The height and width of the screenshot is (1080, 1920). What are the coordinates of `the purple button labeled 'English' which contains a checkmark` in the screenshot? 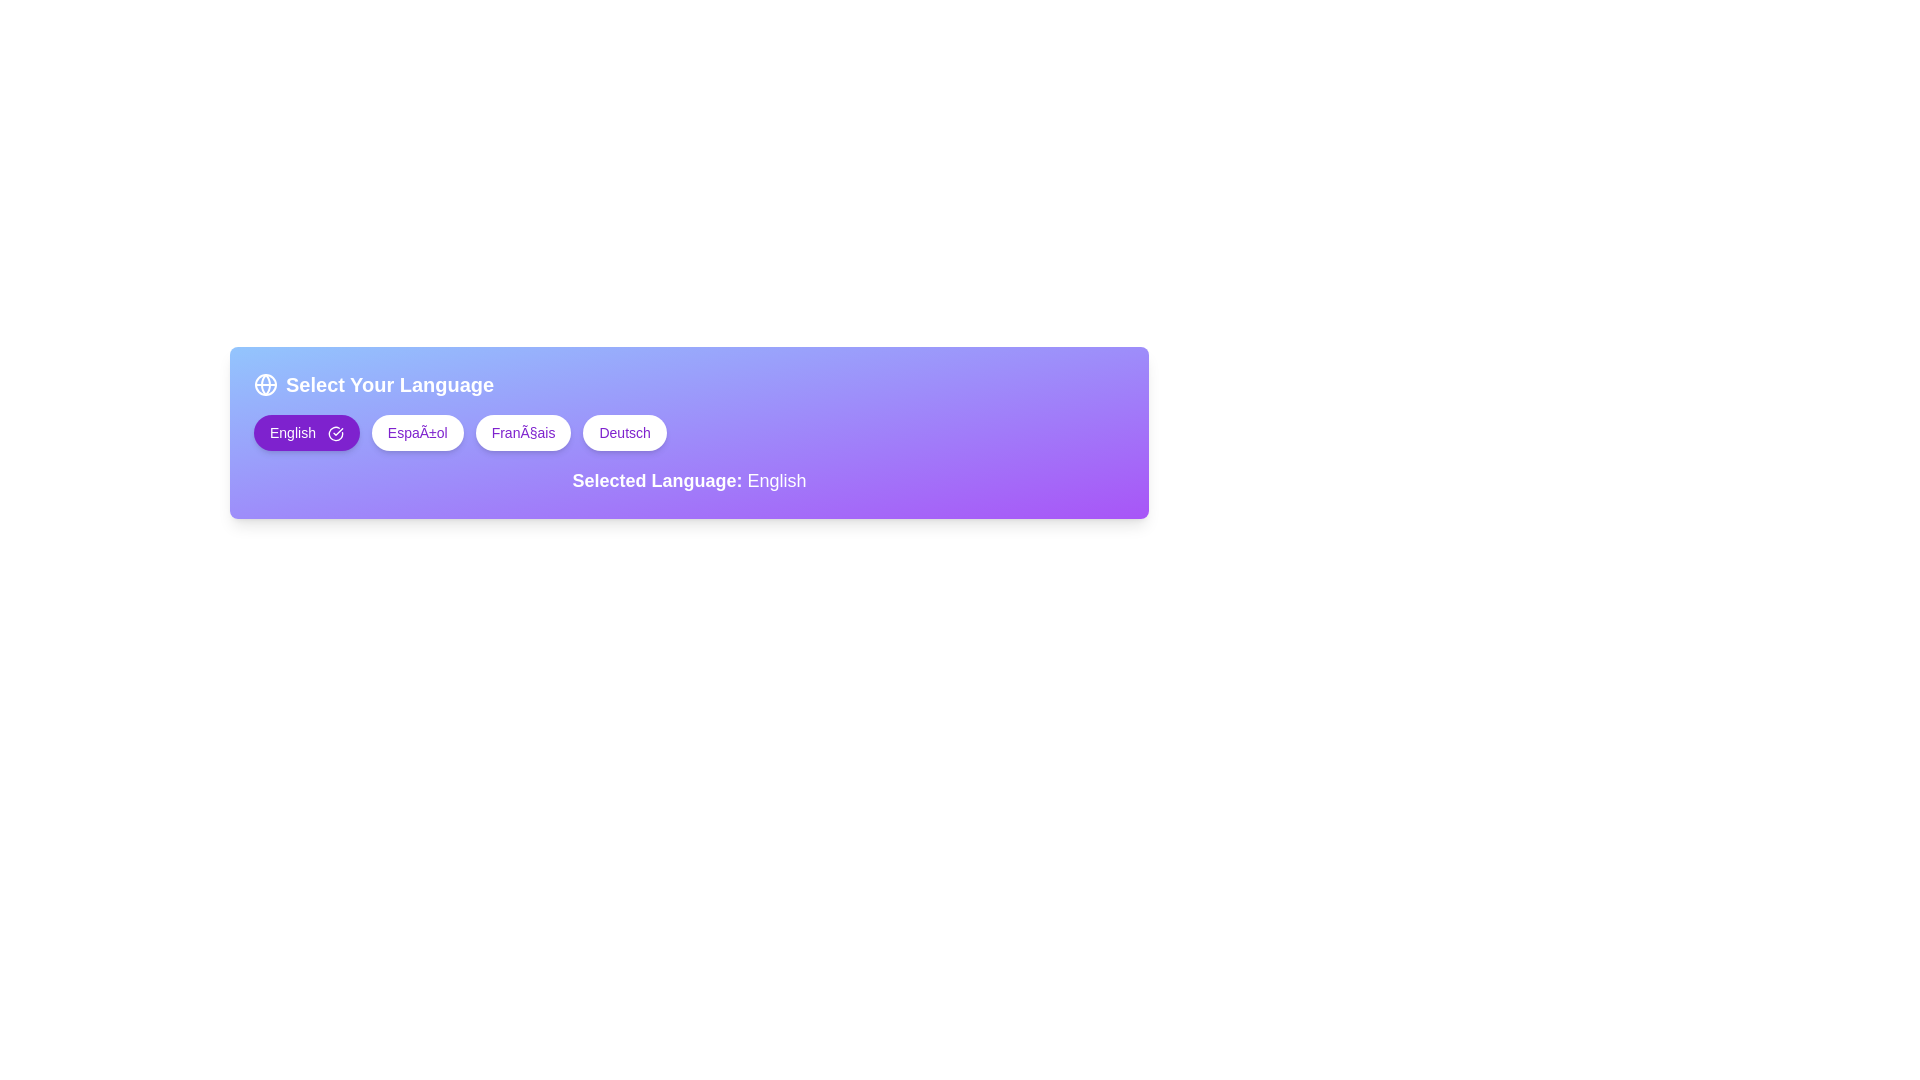 It's located at (335, 433).